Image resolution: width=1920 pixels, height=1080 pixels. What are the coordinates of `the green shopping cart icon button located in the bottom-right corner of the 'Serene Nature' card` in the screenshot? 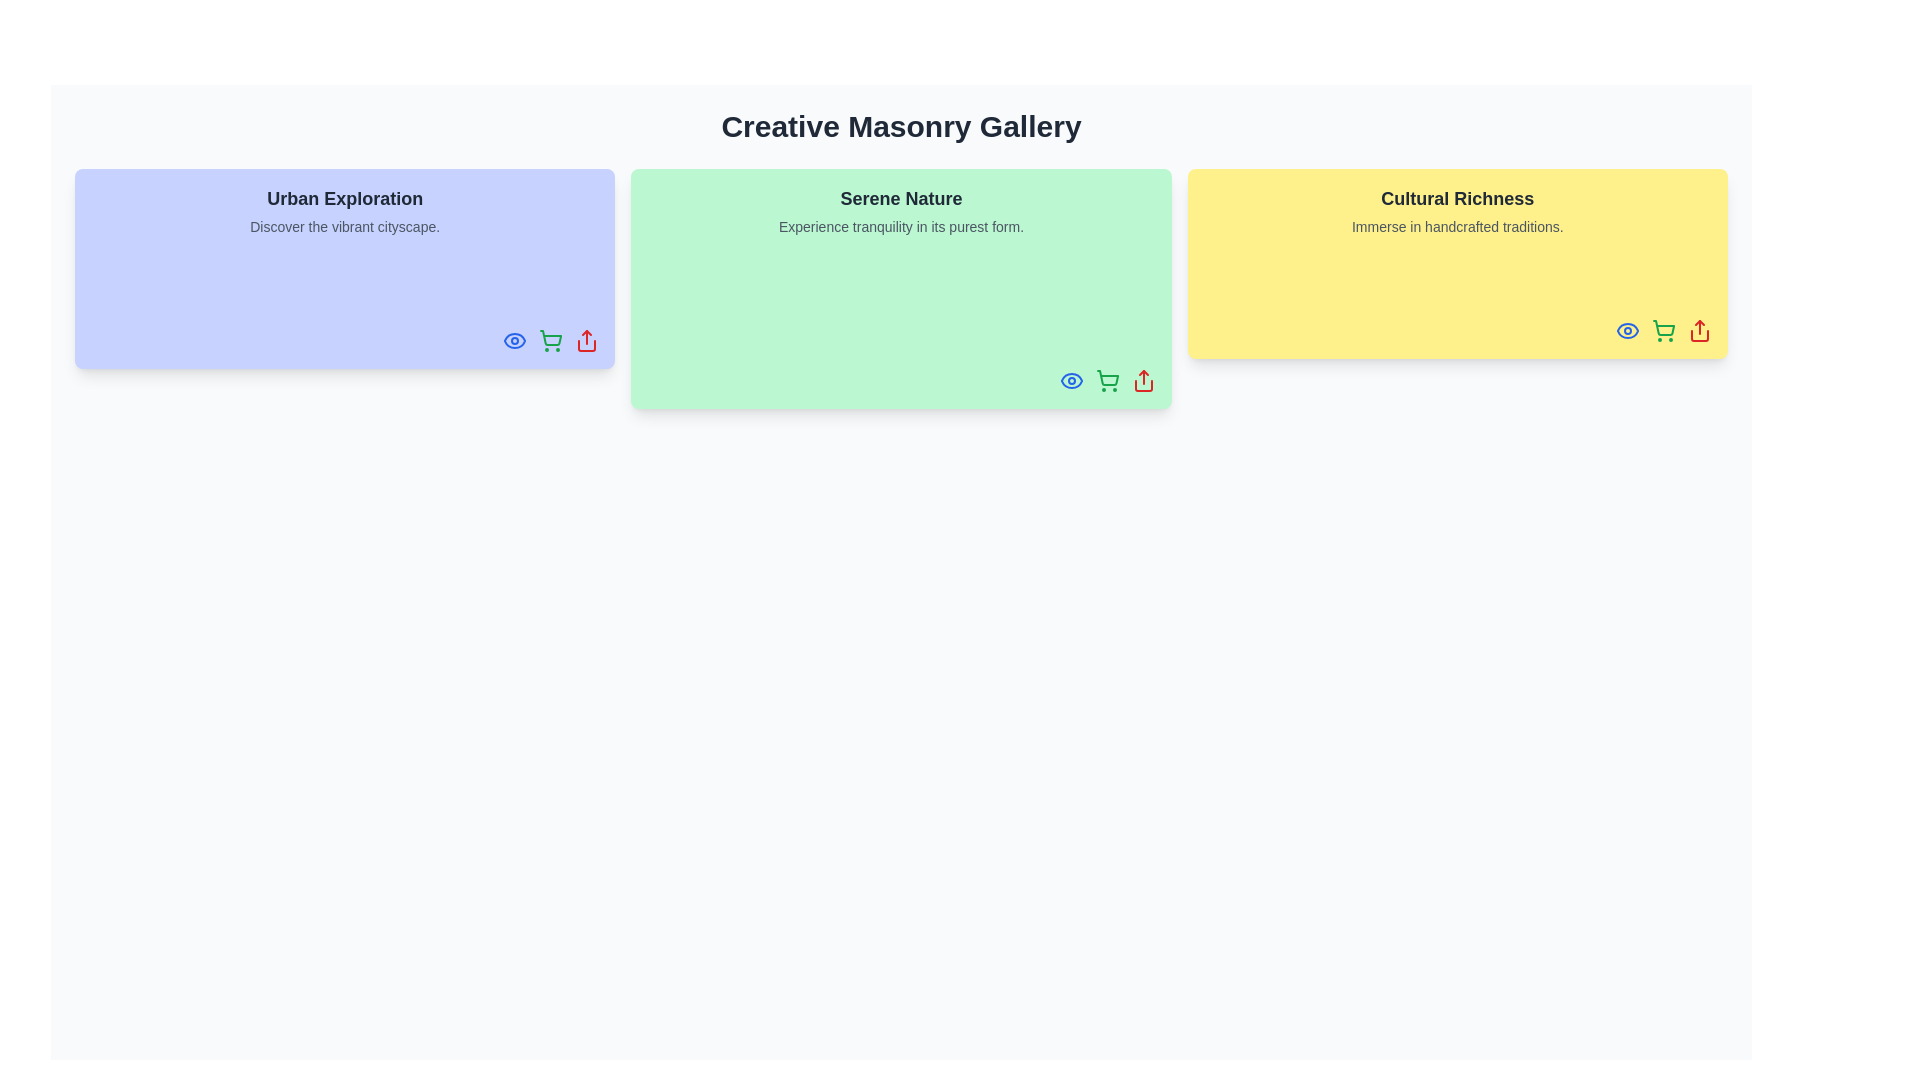 It's located at (1106, 381).